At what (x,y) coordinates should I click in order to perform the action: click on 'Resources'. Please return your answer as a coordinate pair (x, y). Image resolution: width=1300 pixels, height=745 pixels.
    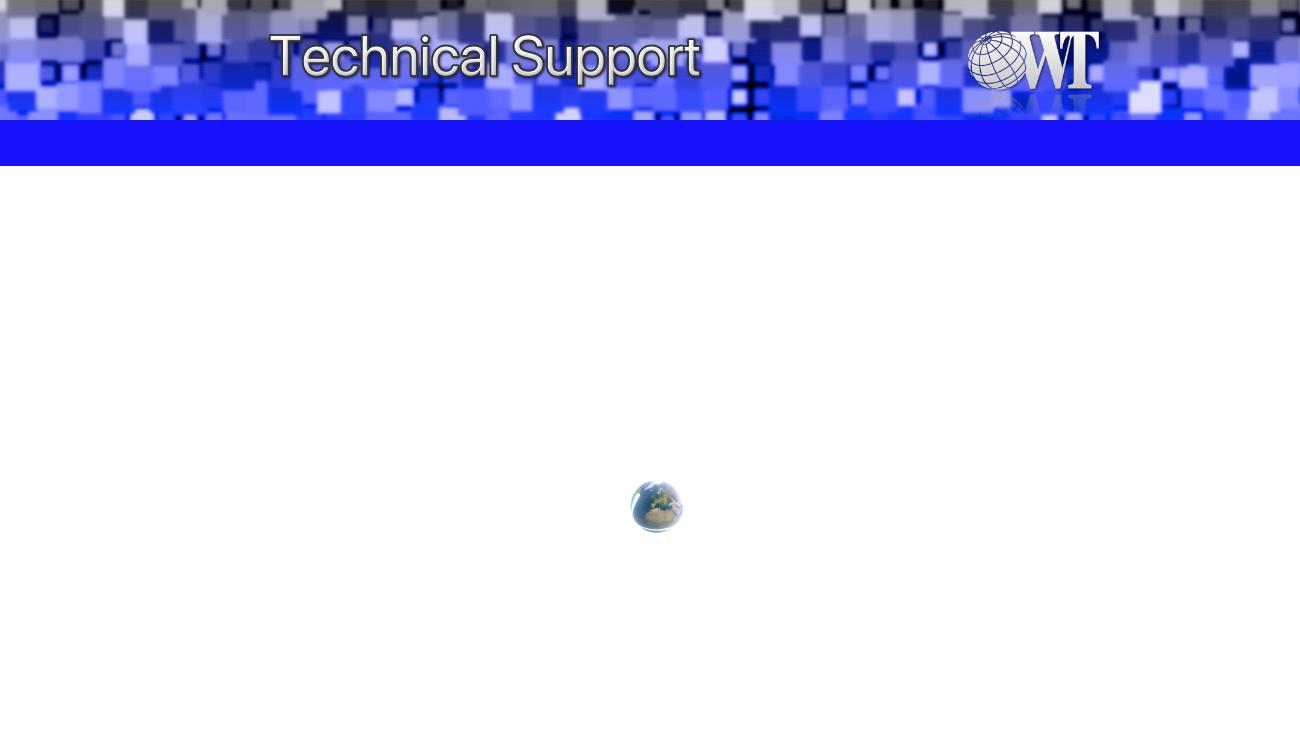
    Looking at the image, I should click on (585, 141).